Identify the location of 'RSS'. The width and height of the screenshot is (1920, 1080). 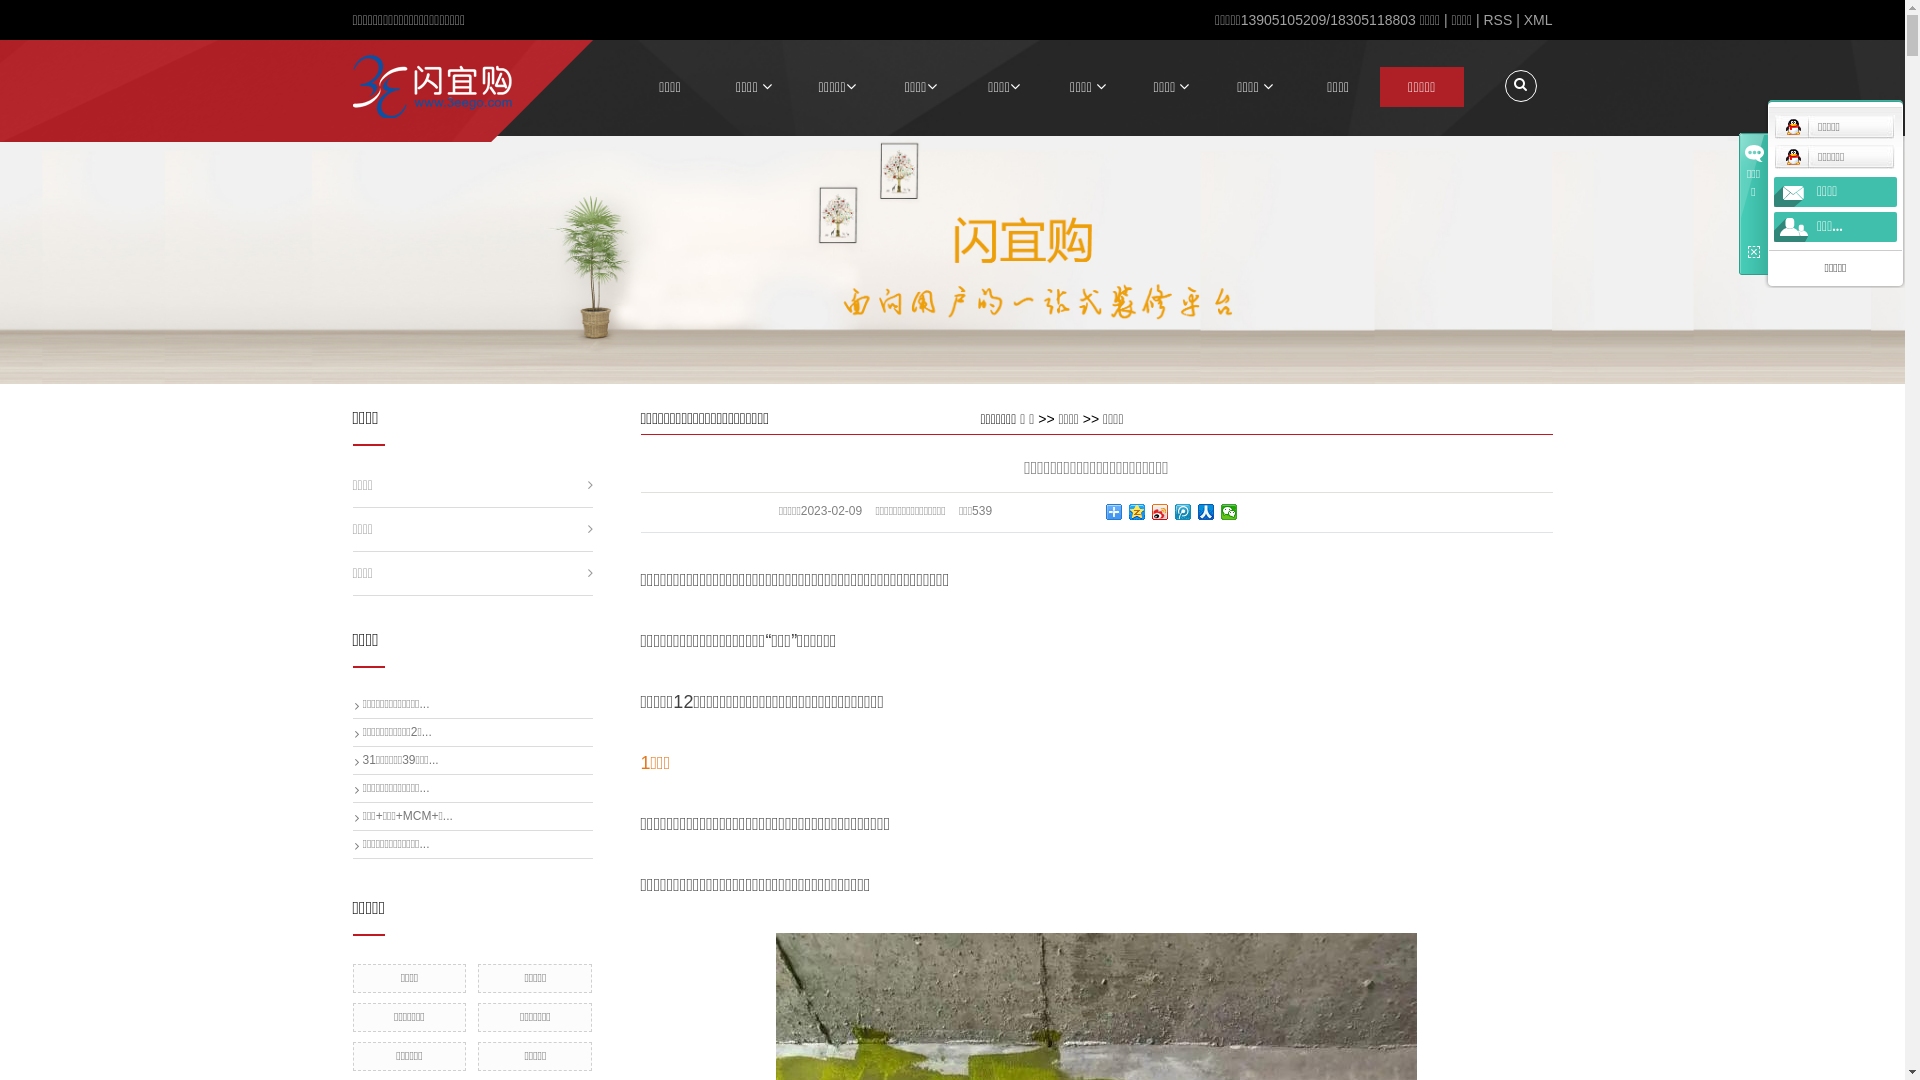
(1497, 19).